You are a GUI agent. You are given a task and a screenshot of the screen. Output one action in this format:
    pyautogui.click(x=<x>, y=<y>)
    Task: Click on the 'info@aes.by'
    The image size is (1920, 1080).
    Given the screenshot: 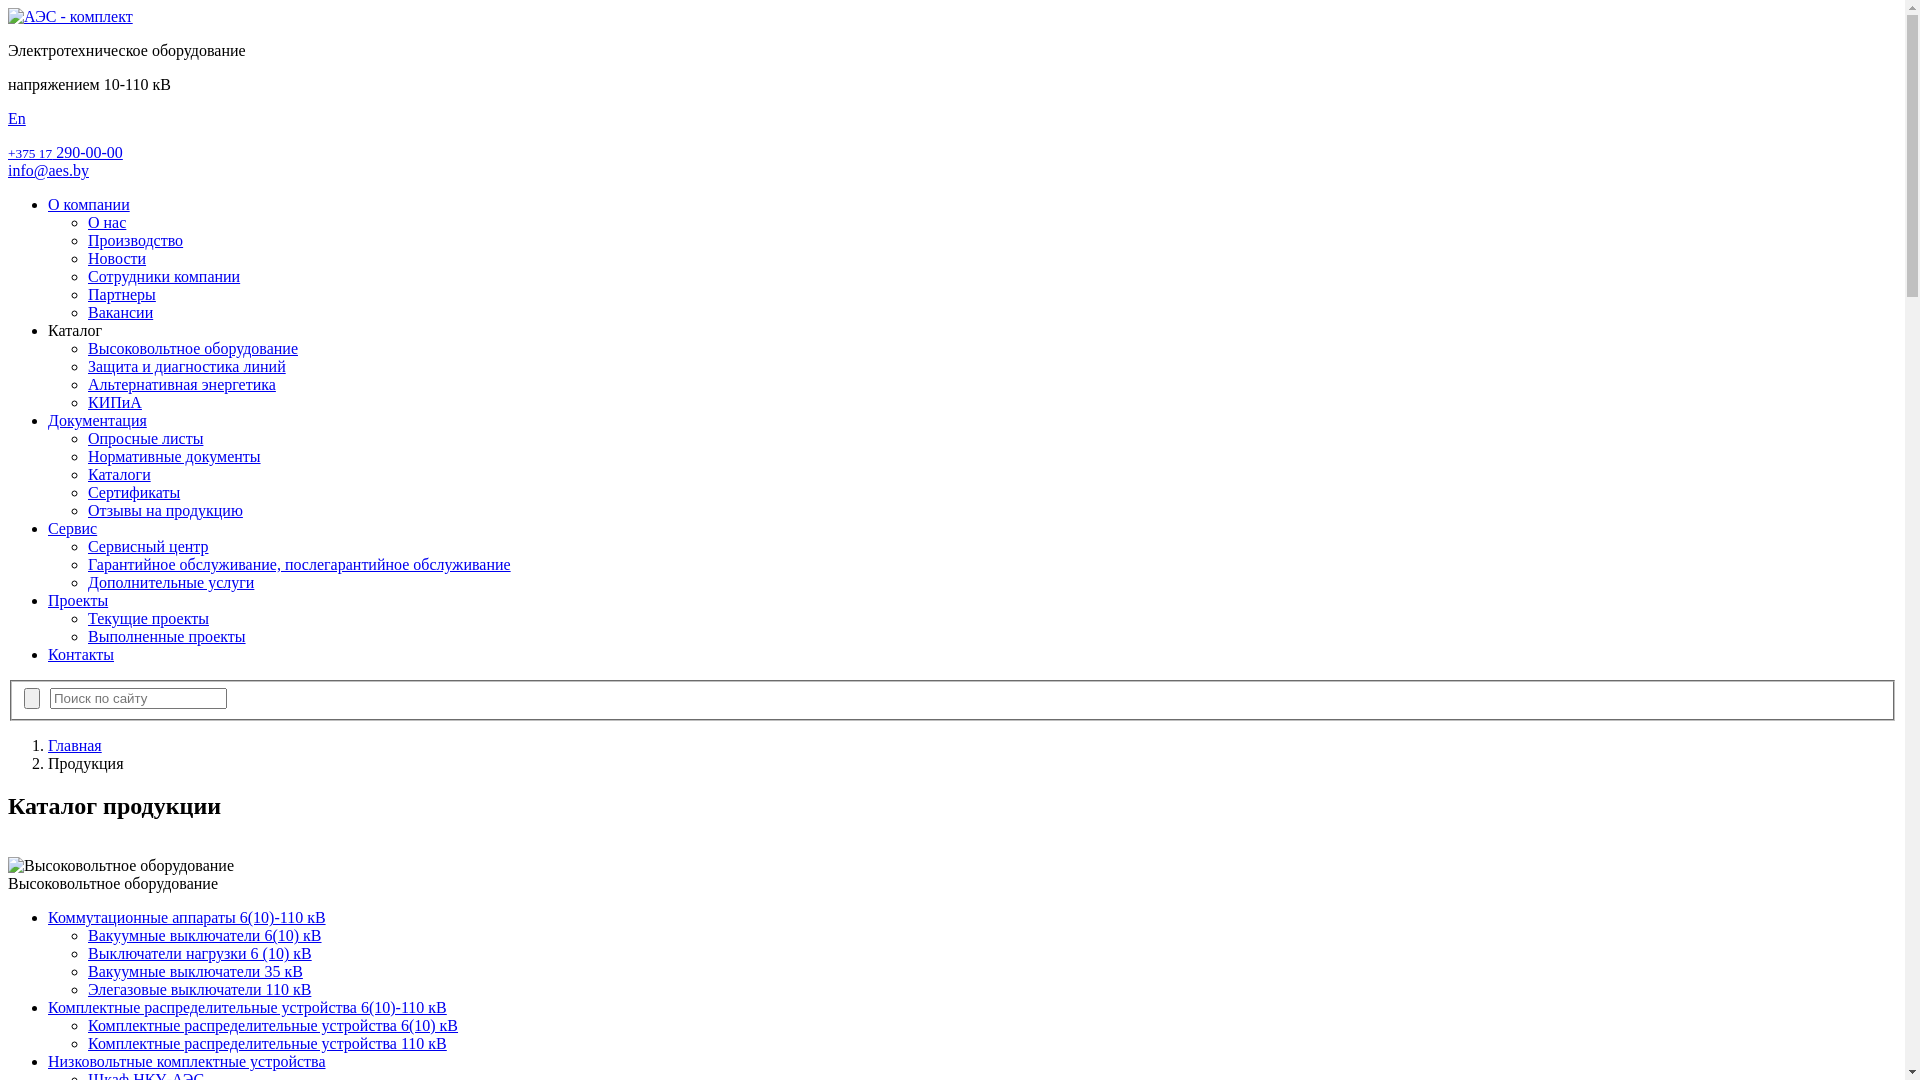 What is the action you would take?
    pyautogui.click(x=8, y=169)
    